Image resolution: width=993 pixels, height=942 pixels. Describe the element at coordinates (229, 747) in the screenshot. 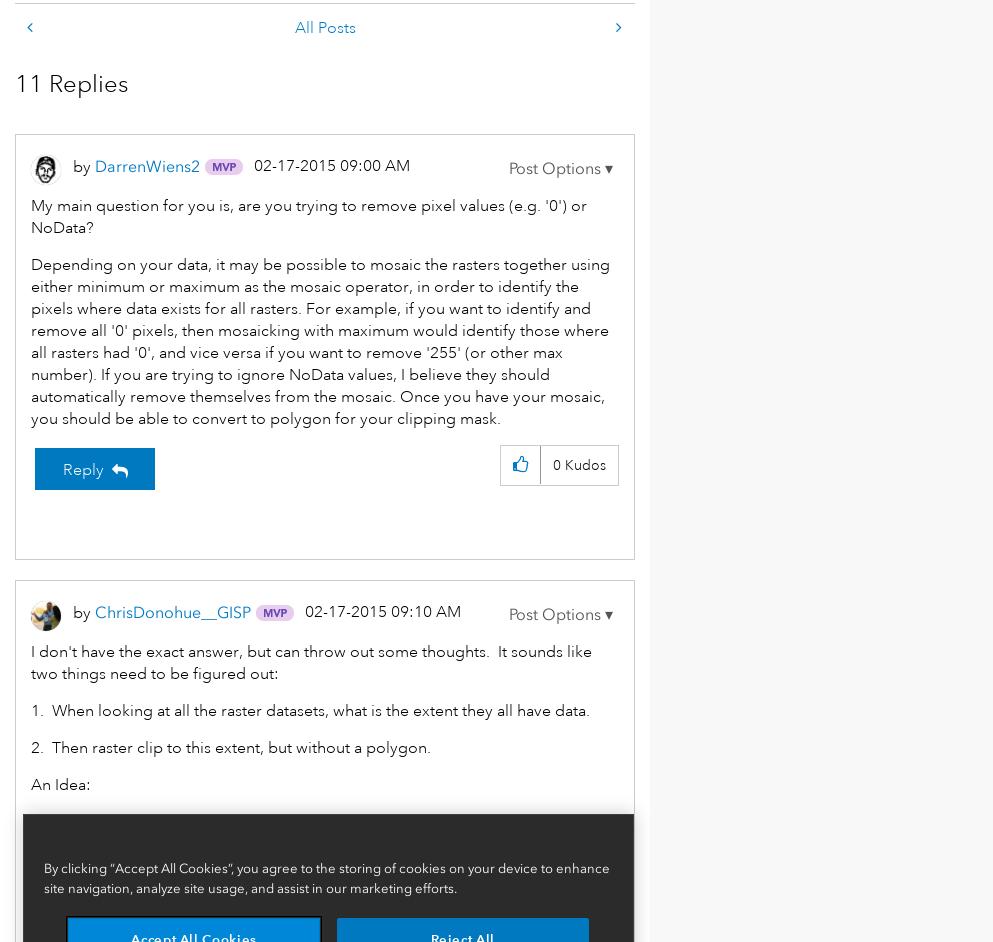

I see `'2.  Then raster clip to this extent, but without a polygon.'` at that location.